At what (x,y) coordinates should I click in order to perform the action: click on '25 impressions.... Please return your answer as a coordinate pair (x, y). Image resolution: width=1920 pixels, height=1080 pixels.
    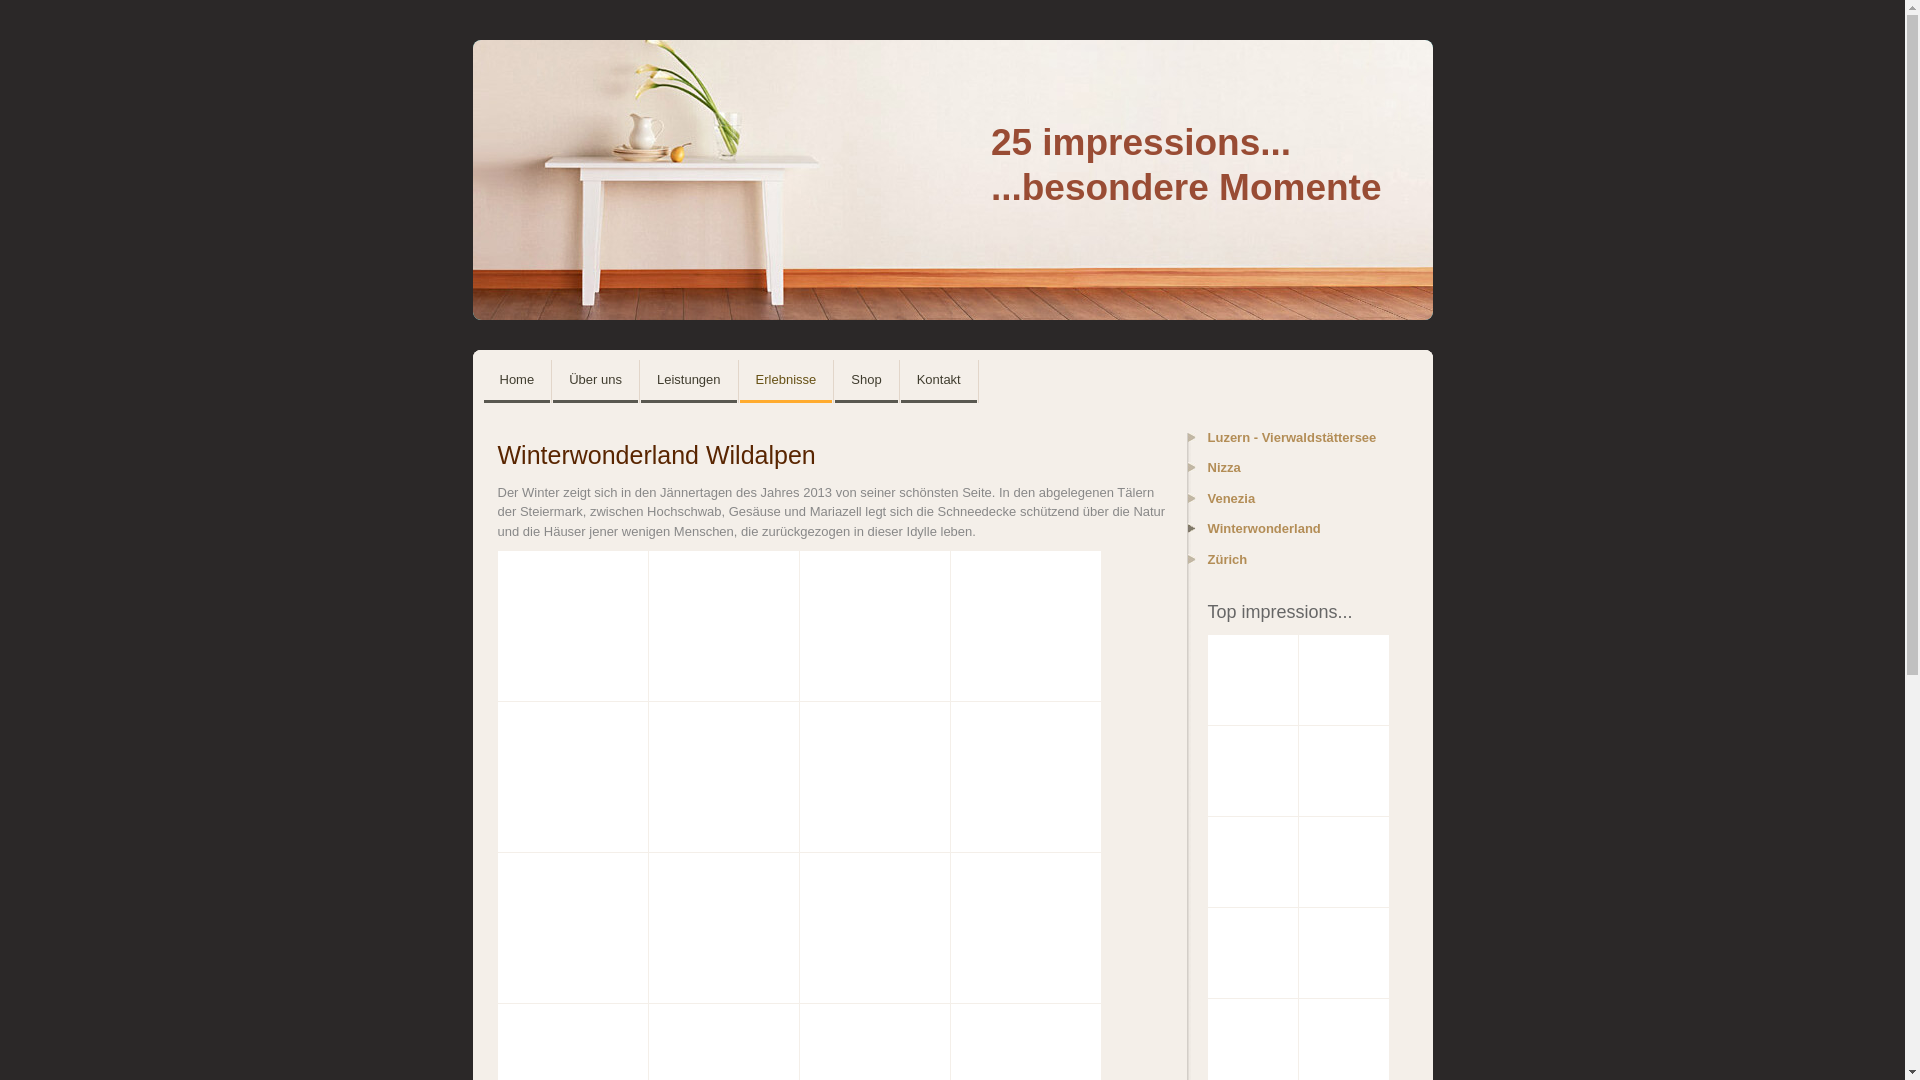
    Looking at the image, I should click on (950, 180).